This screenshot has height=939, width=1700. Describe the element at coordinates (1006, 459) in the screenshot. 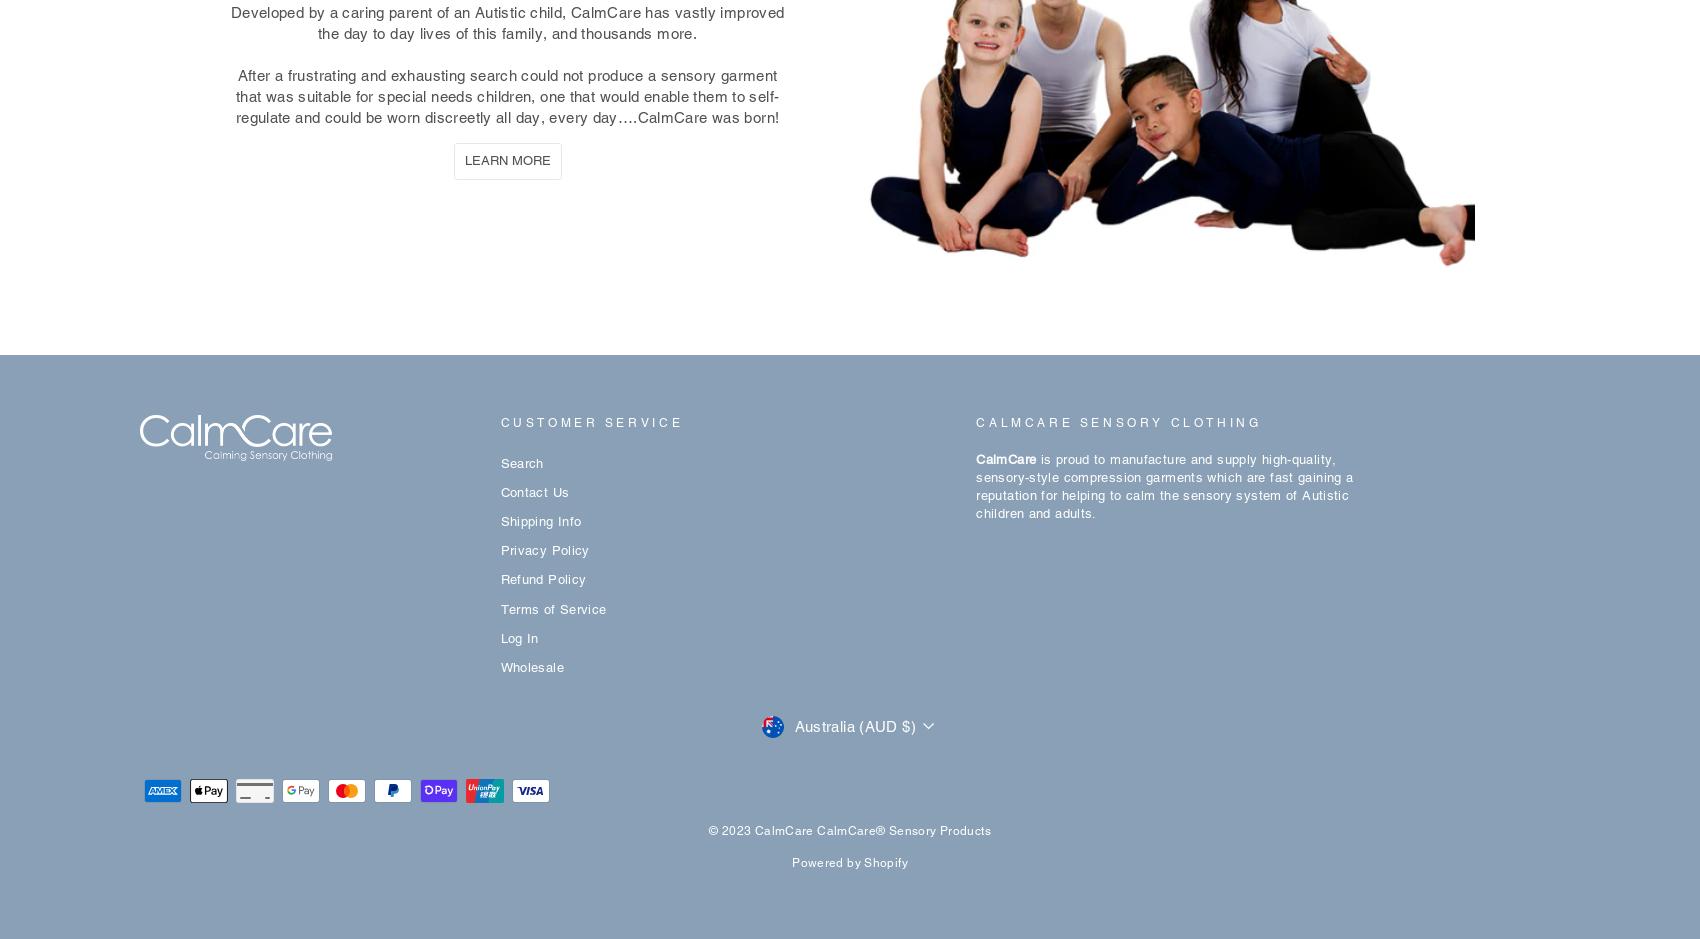

I see `'CalmCare'` at that location.